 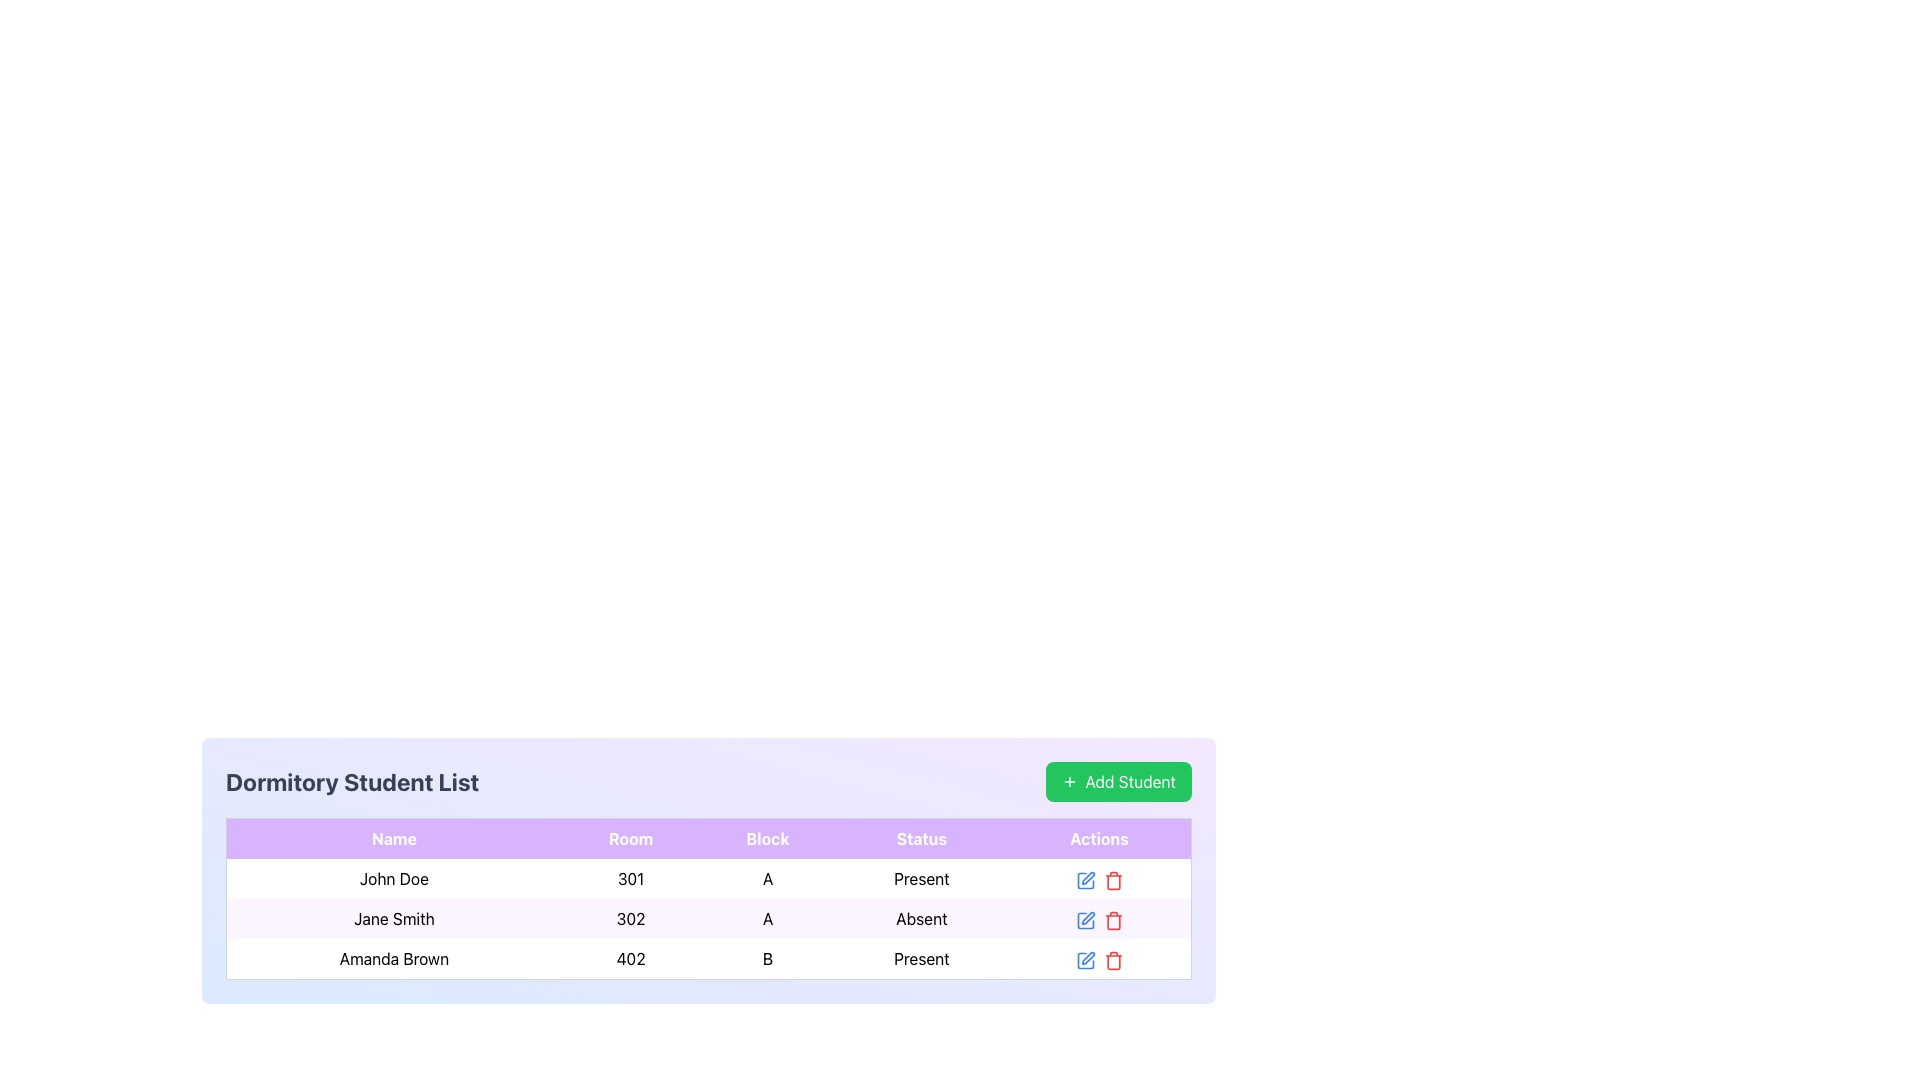 I want to click on the small red pen icon in the Actions column associated with Amanda Brown's entry, so click(x=1087, y=957).